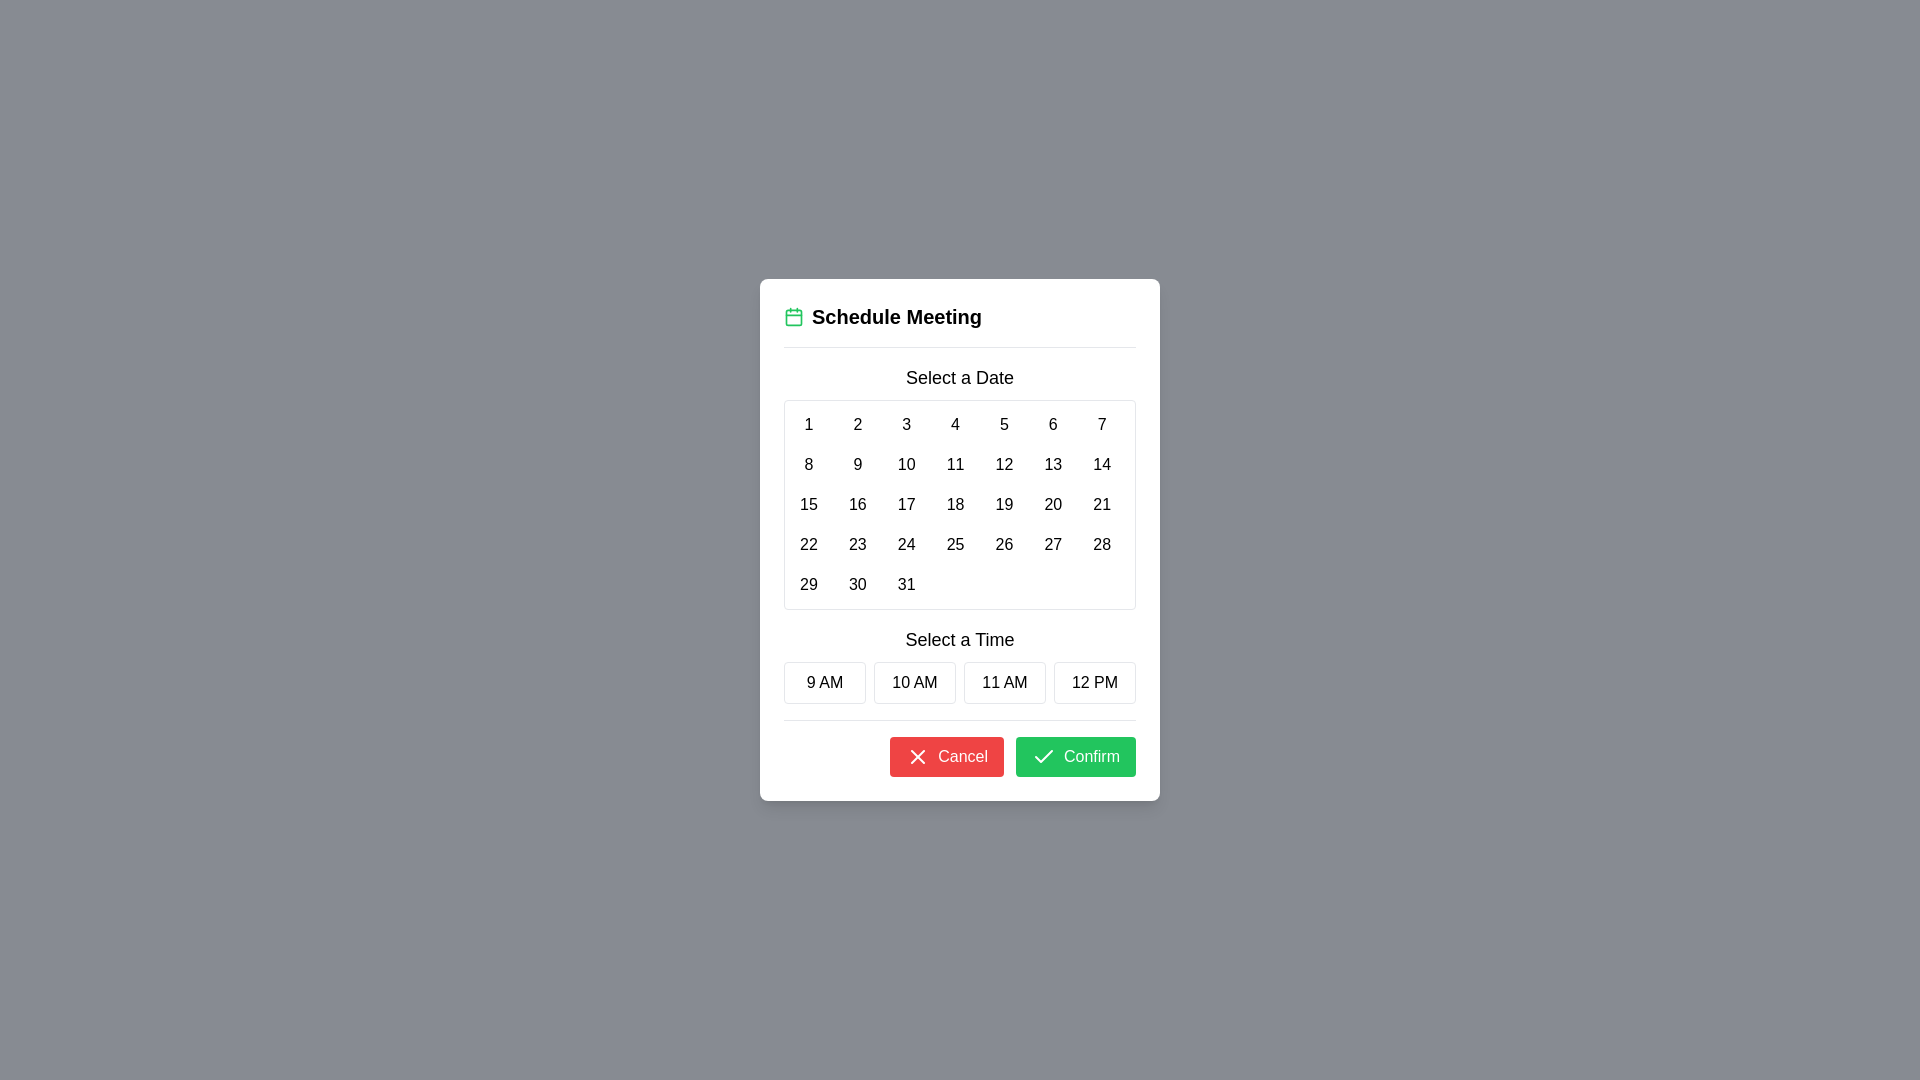 The width and height of the screenshot is (1920, 1080). I want to click on the Button representing the 14th calendar date, so click(1101, 465).